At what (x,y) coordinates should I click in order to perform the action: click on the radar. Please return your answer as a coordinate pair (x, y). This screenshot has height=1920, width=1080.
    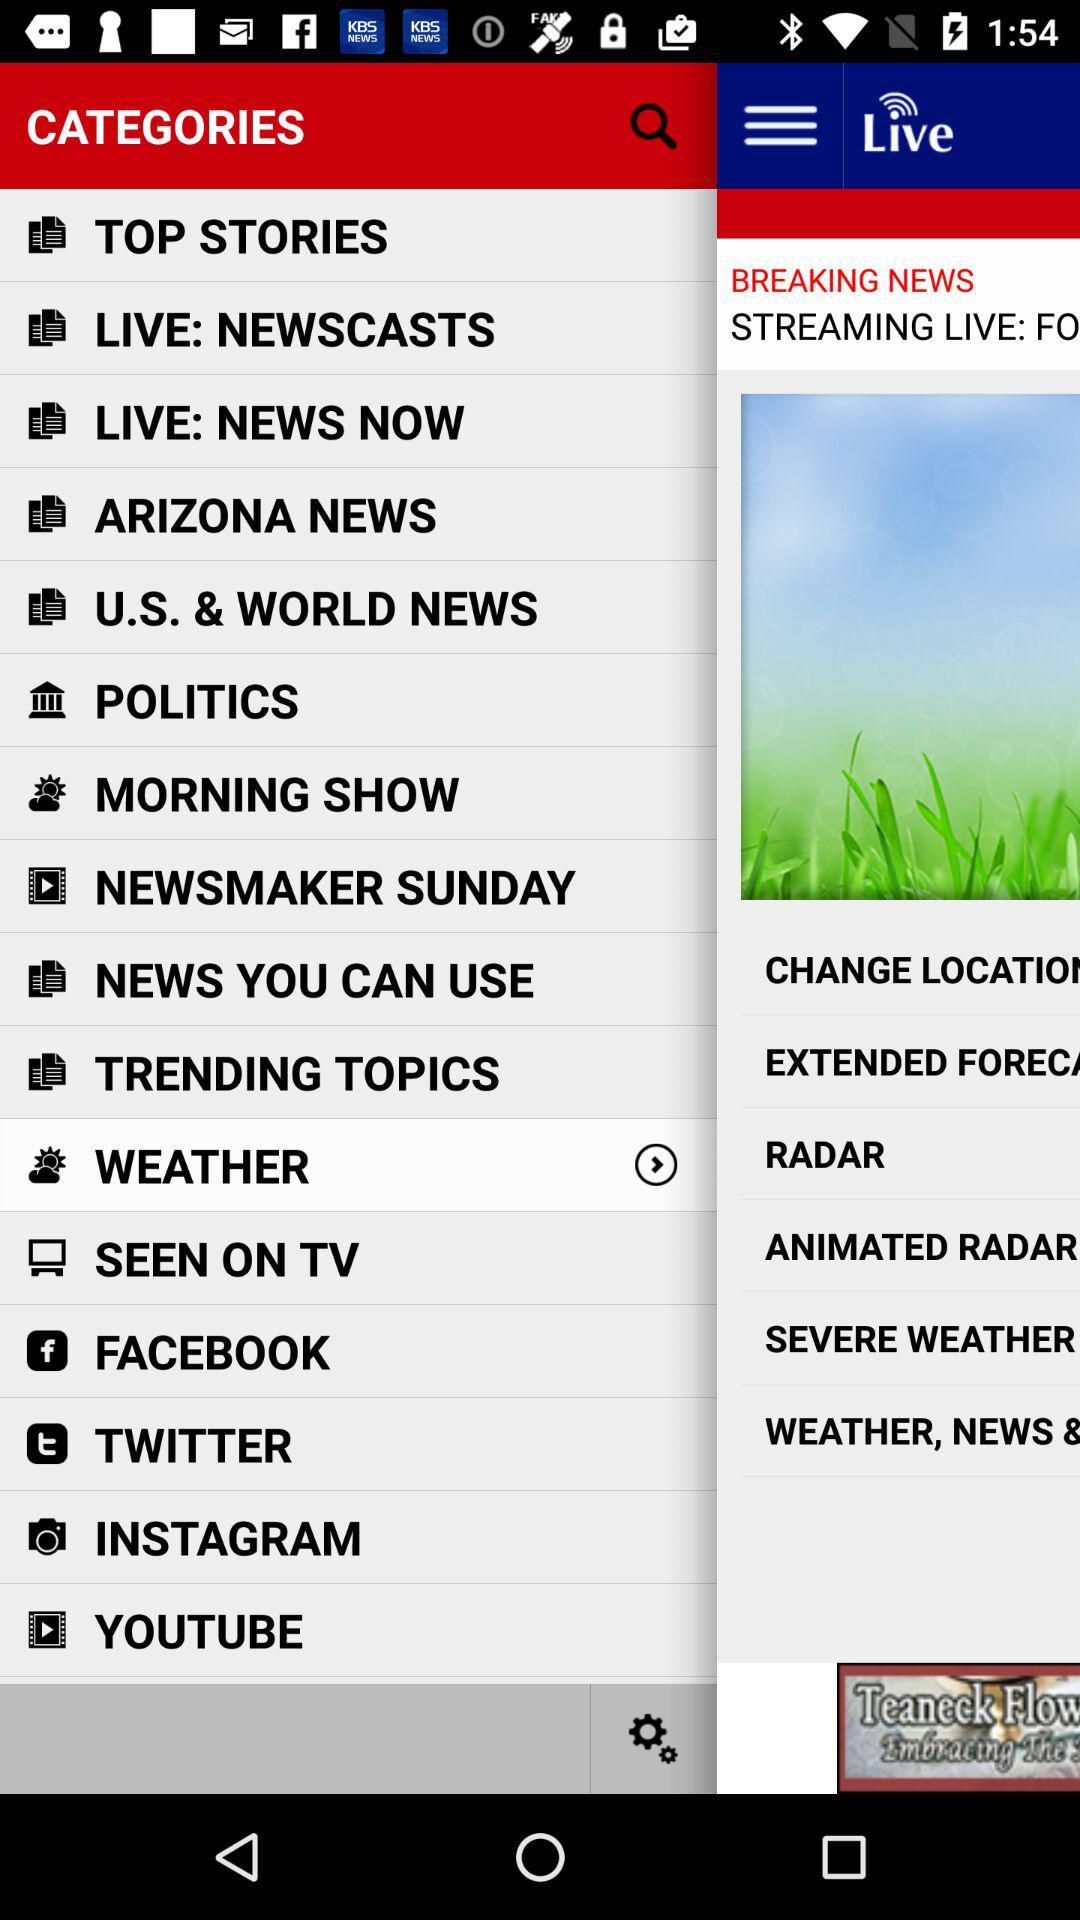
    Looking at the image, I should click on (910, 1153).